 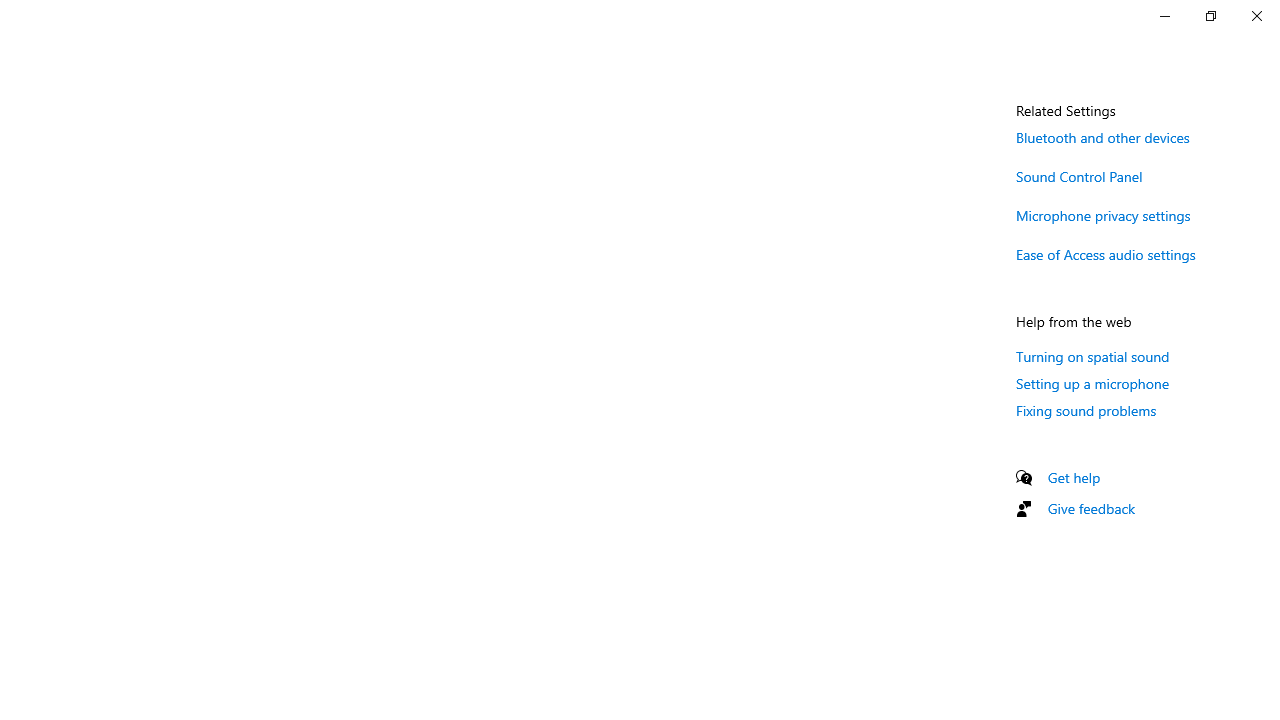 What do you see at coordinates (1102, 136) in the screenshot?
I see `'Bluetooth and other devices'` at bounding box center [1102, 136].